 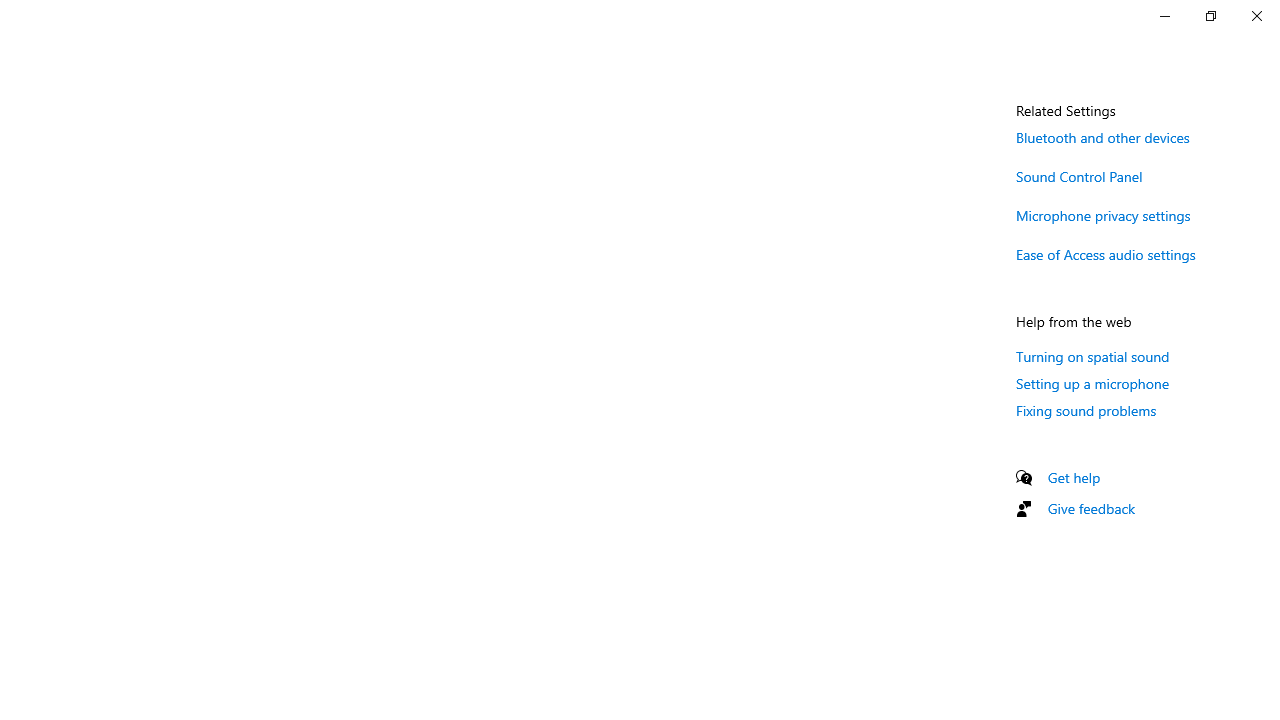 What do you see at coordinates (1102, 136) in the screenshot?
I see `'Bluetooth and other devices'` at bounding box center [1102, 136].